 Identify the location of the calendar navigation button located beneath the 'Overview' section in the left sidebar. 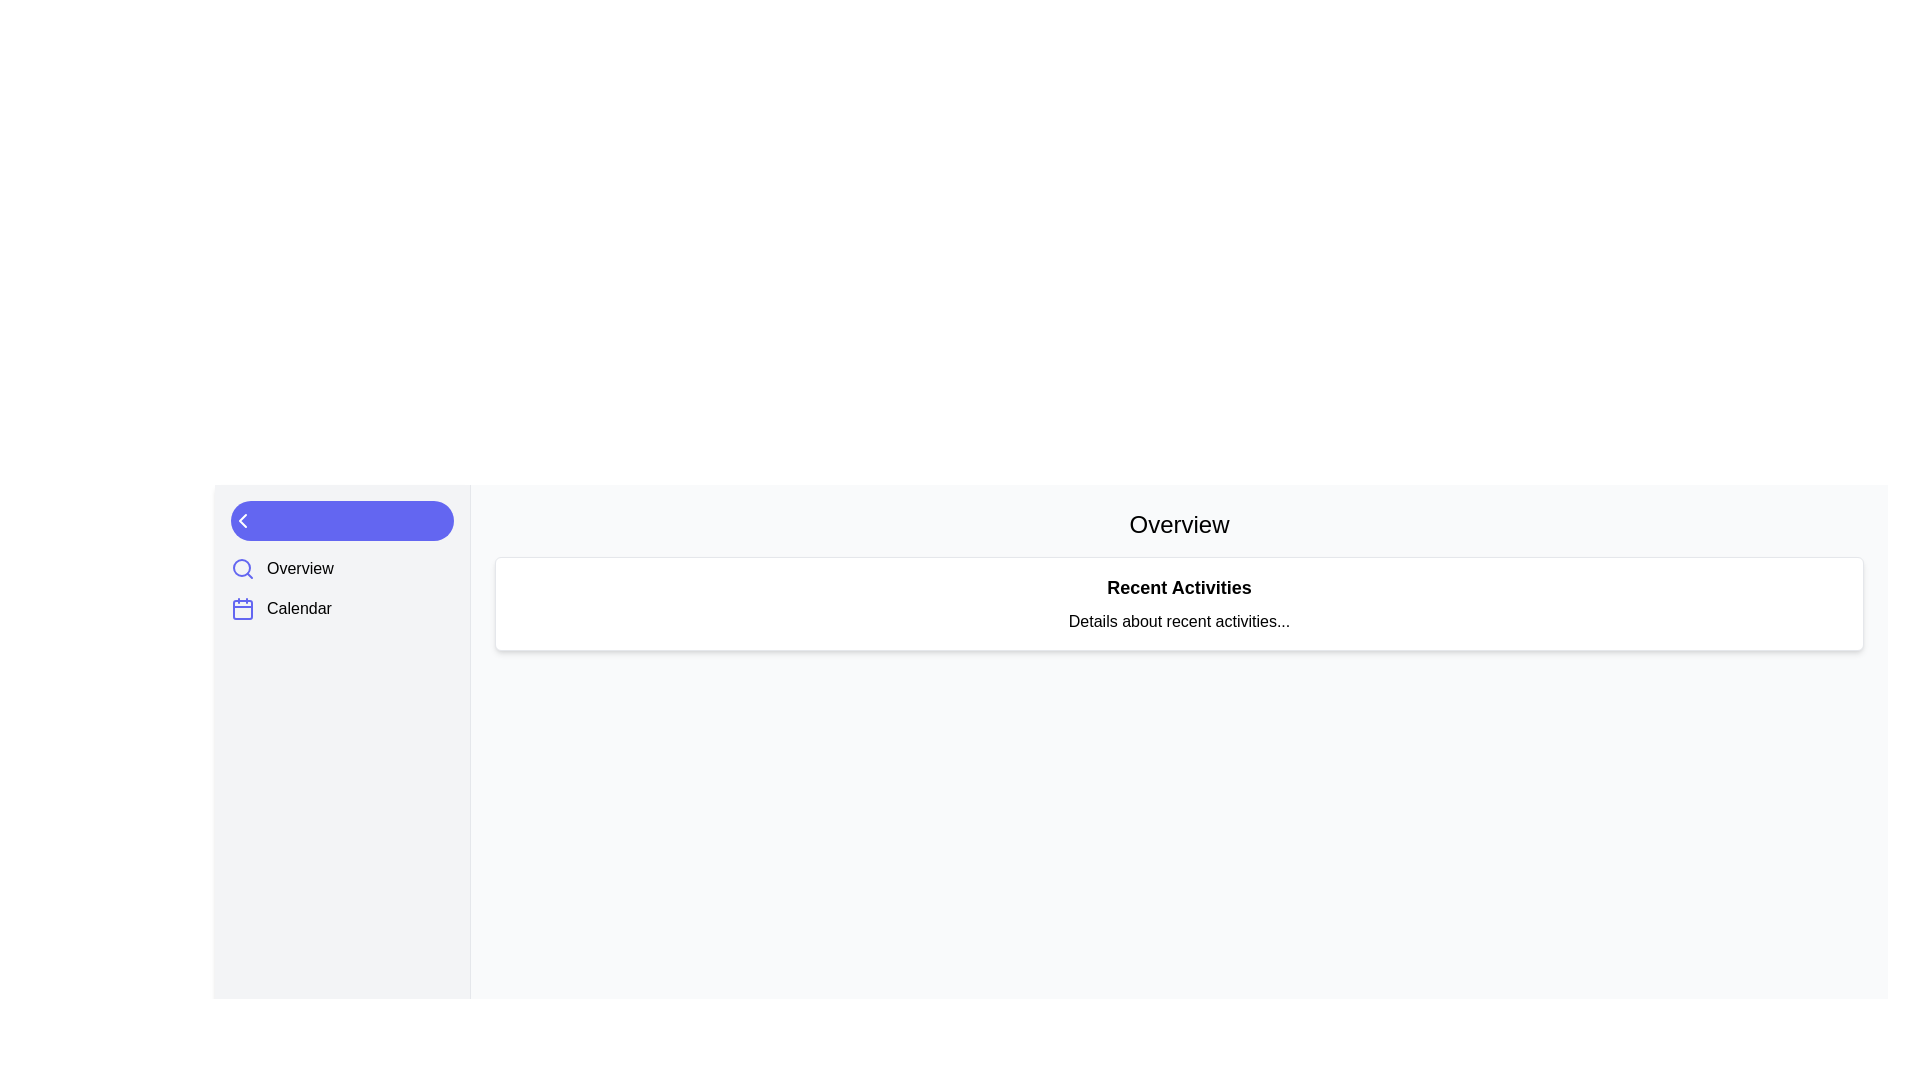
(280, 608).